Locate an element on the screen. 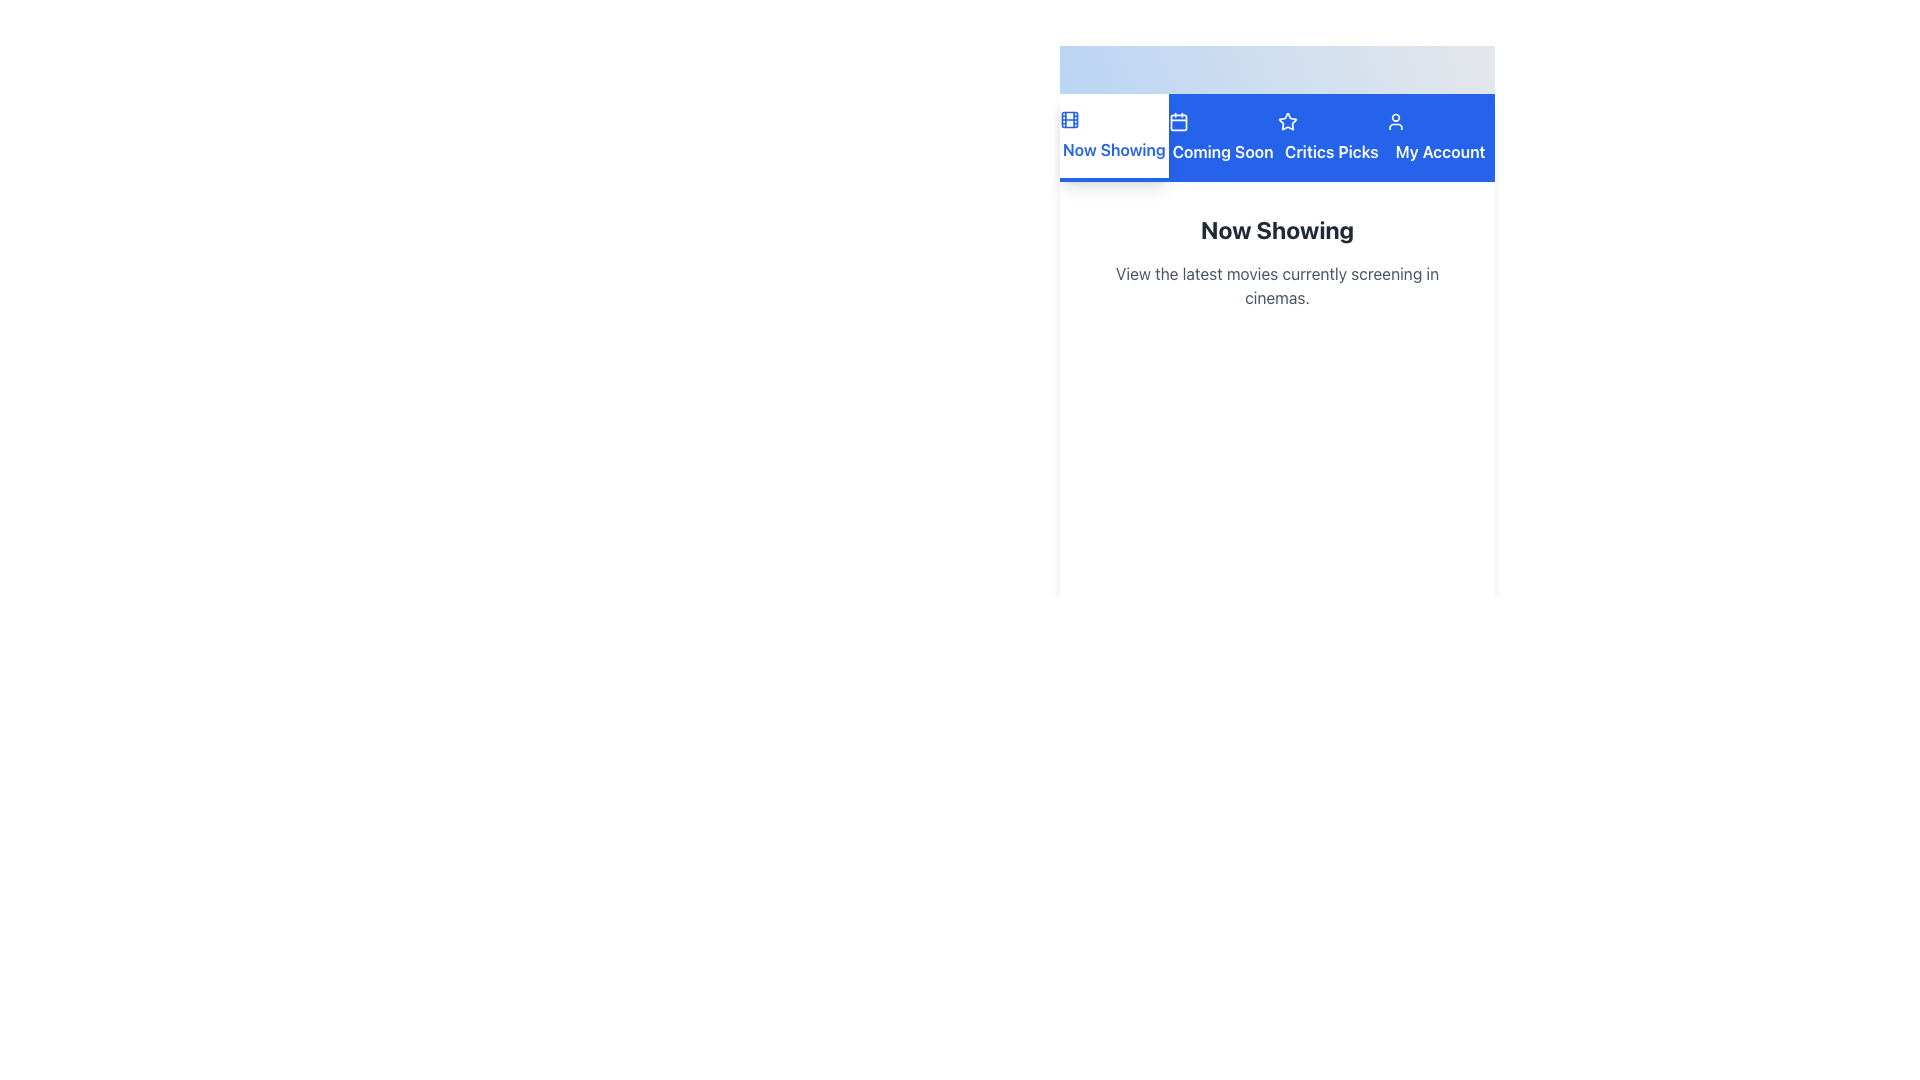 The width and height of the screenshot is (1920, 1080). the 'My Account' text label located in the far right corner of the navigation bar, styled with a modern font on a blue background is located at coordinates (1440, 150).